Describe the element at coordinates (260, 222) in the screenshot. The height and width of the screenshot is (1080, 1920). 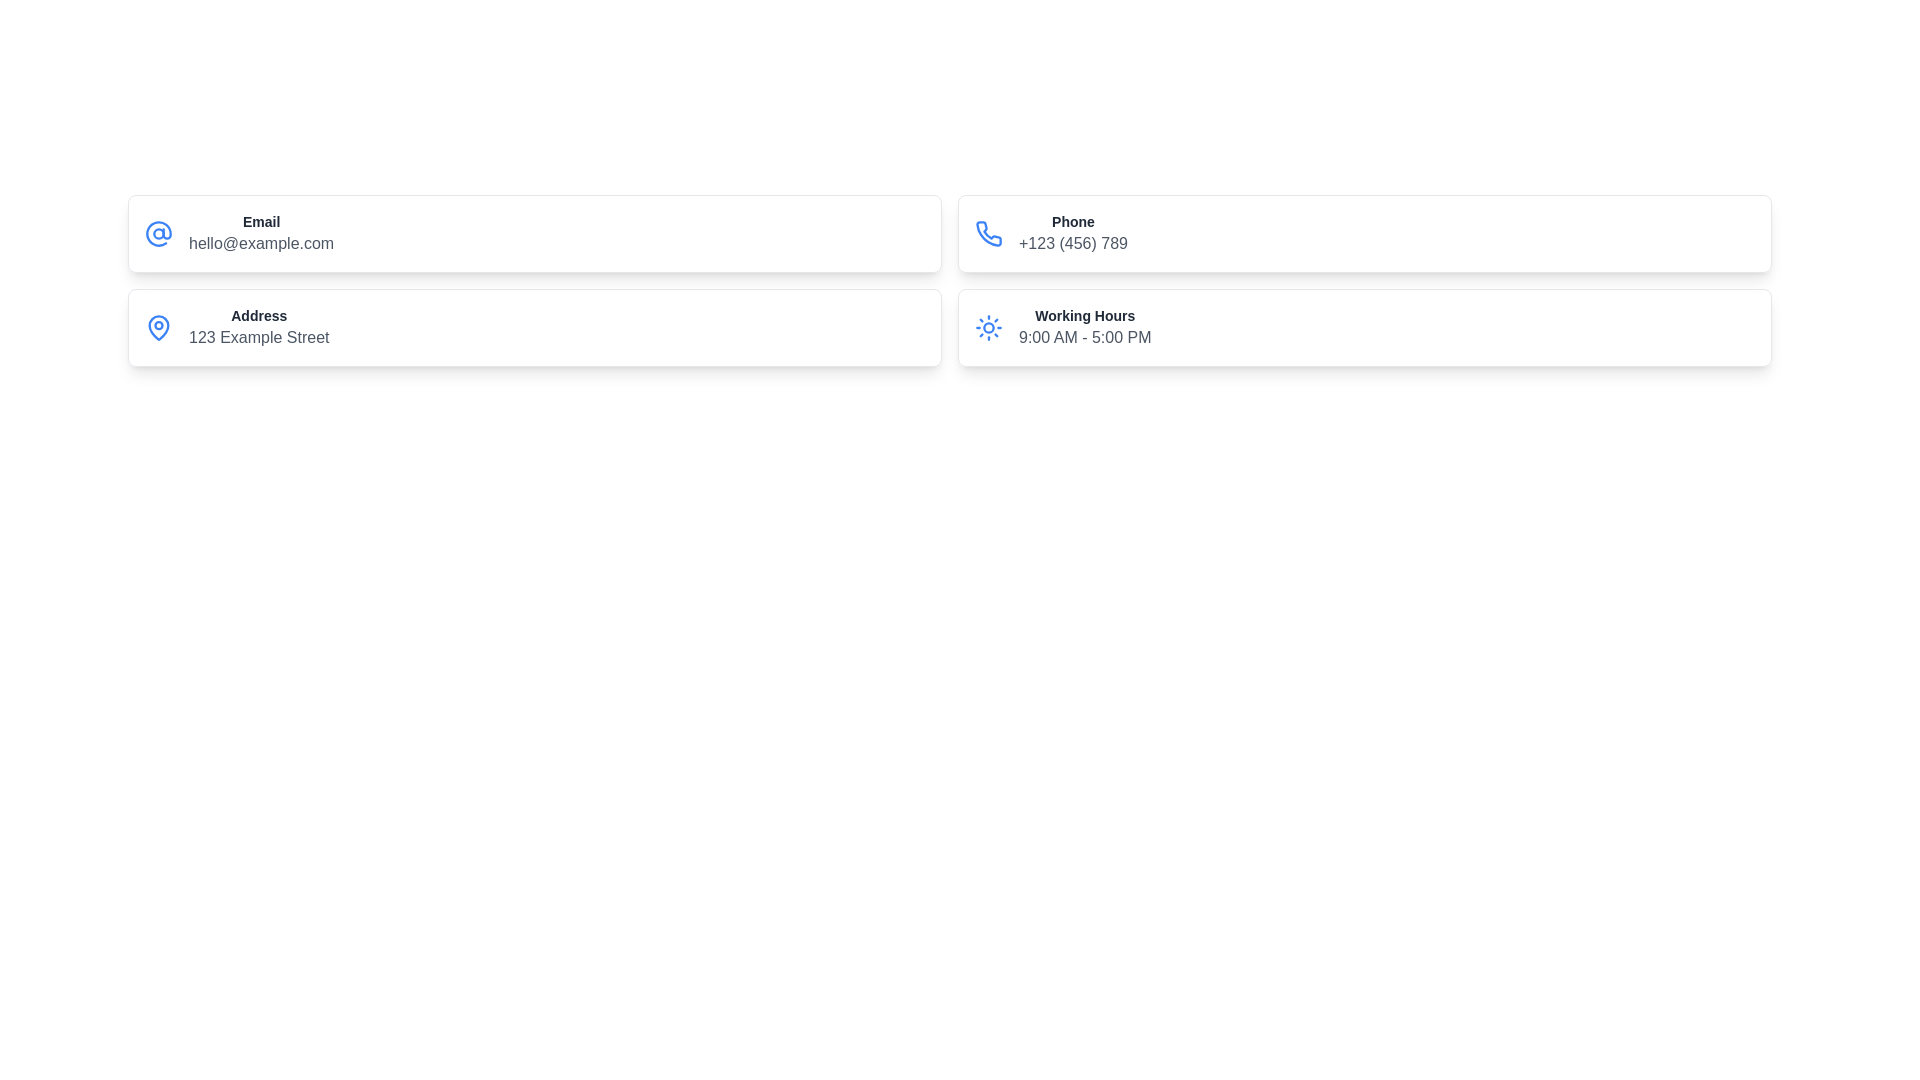
I see `the 'Email' label, which is a compact, bold text in dark gray, located in the left column under an '@' icon` at that location.